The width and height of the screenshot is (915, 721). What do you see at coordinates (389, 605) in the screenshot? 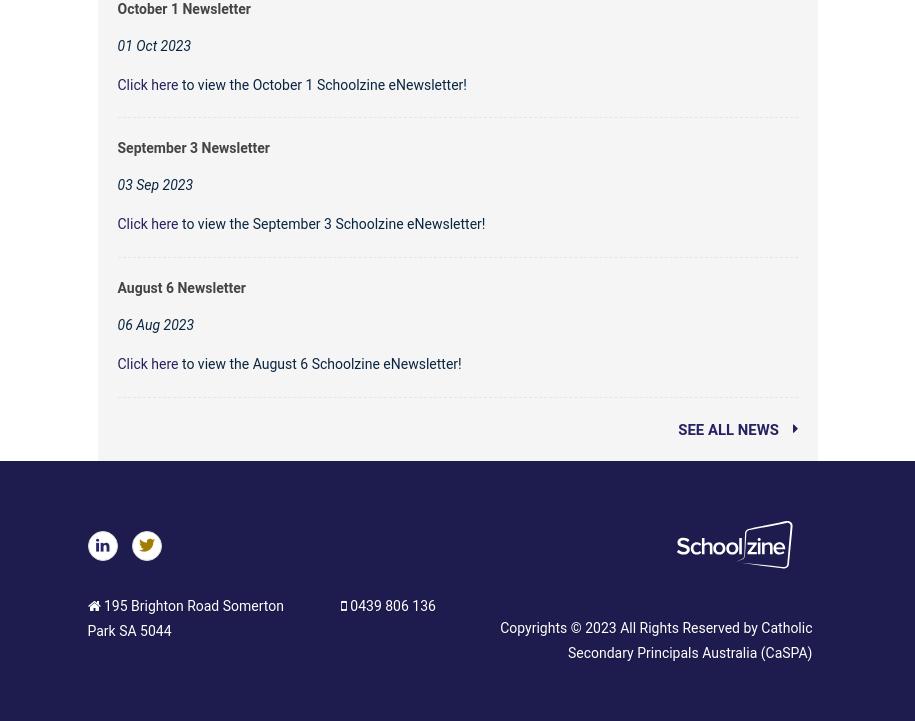
I see `'0439 806 136'` at bounding box center [389, 605].